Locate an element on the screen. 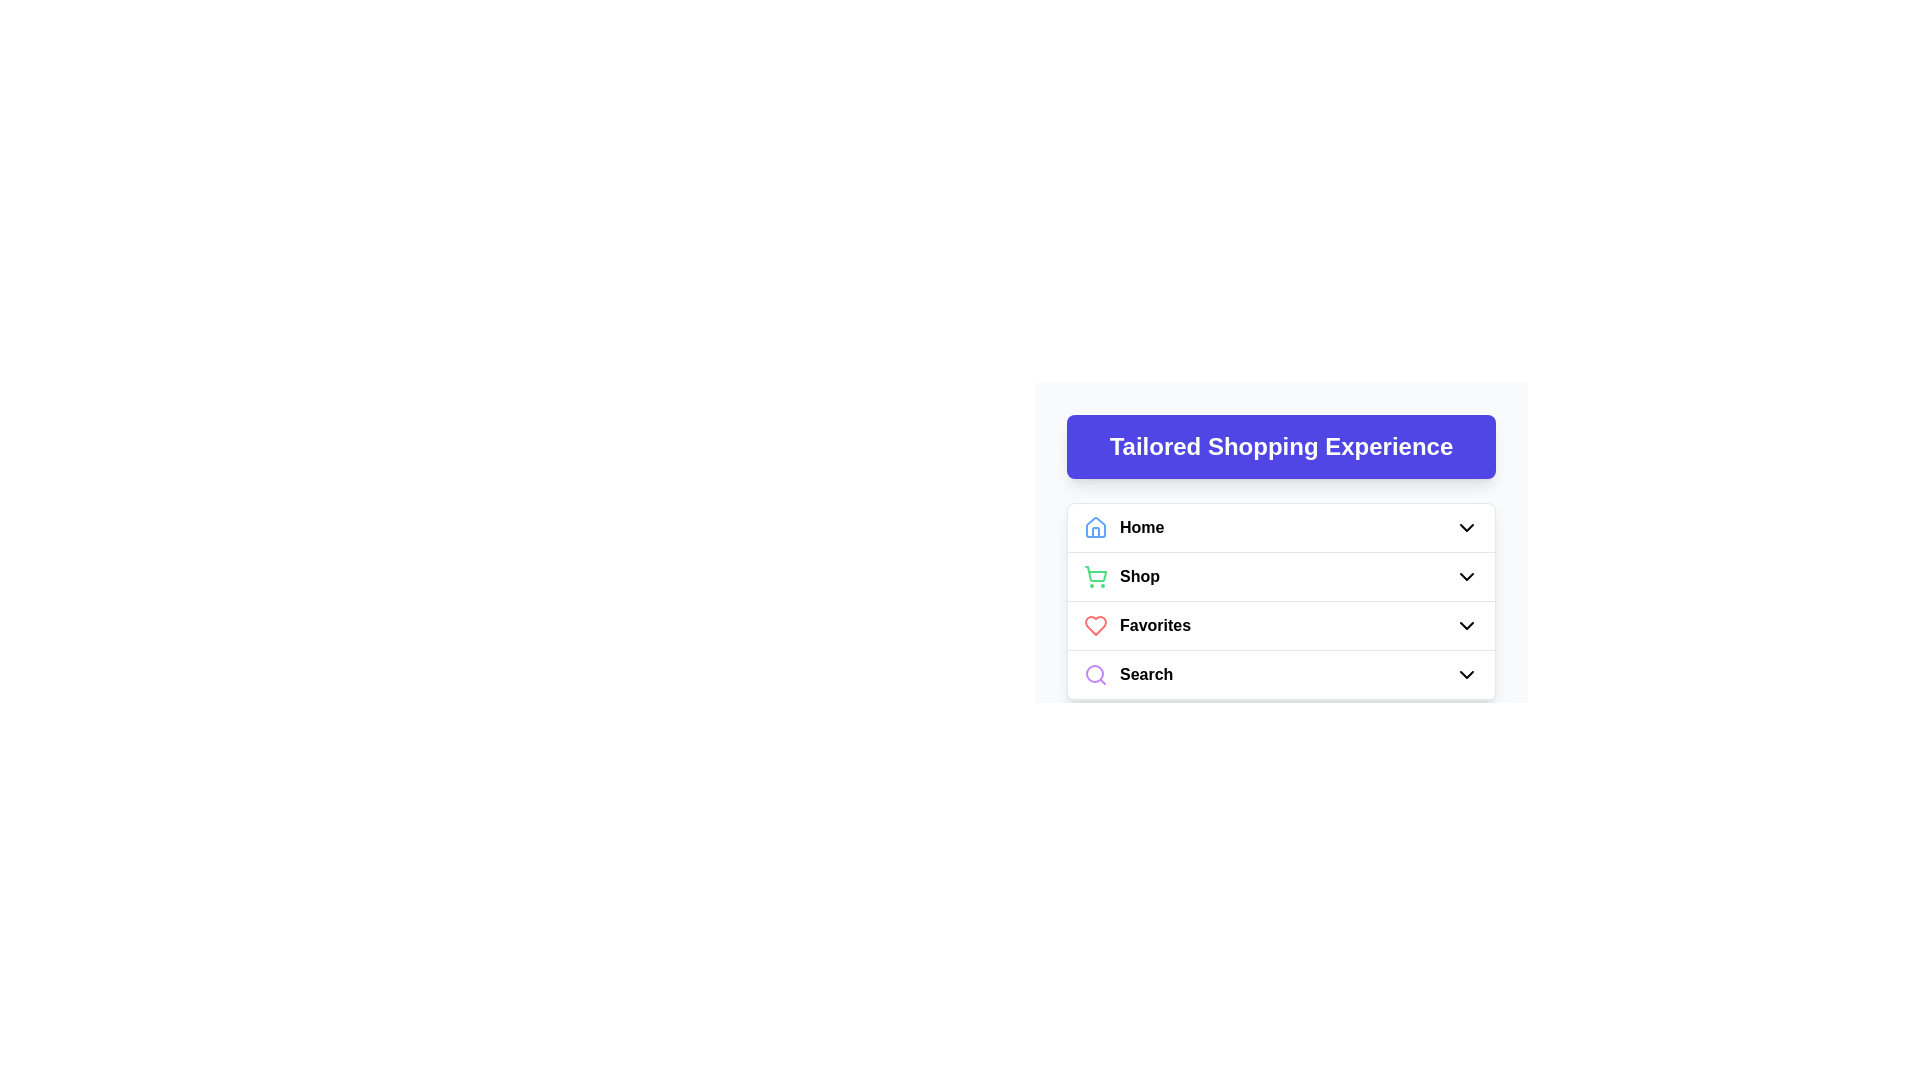 This screenshot has width=1920, height=1080. the 'Favorites' text label with a heart icon, which is the third item in the vertical menu list is located at coordinates (1137, 624).